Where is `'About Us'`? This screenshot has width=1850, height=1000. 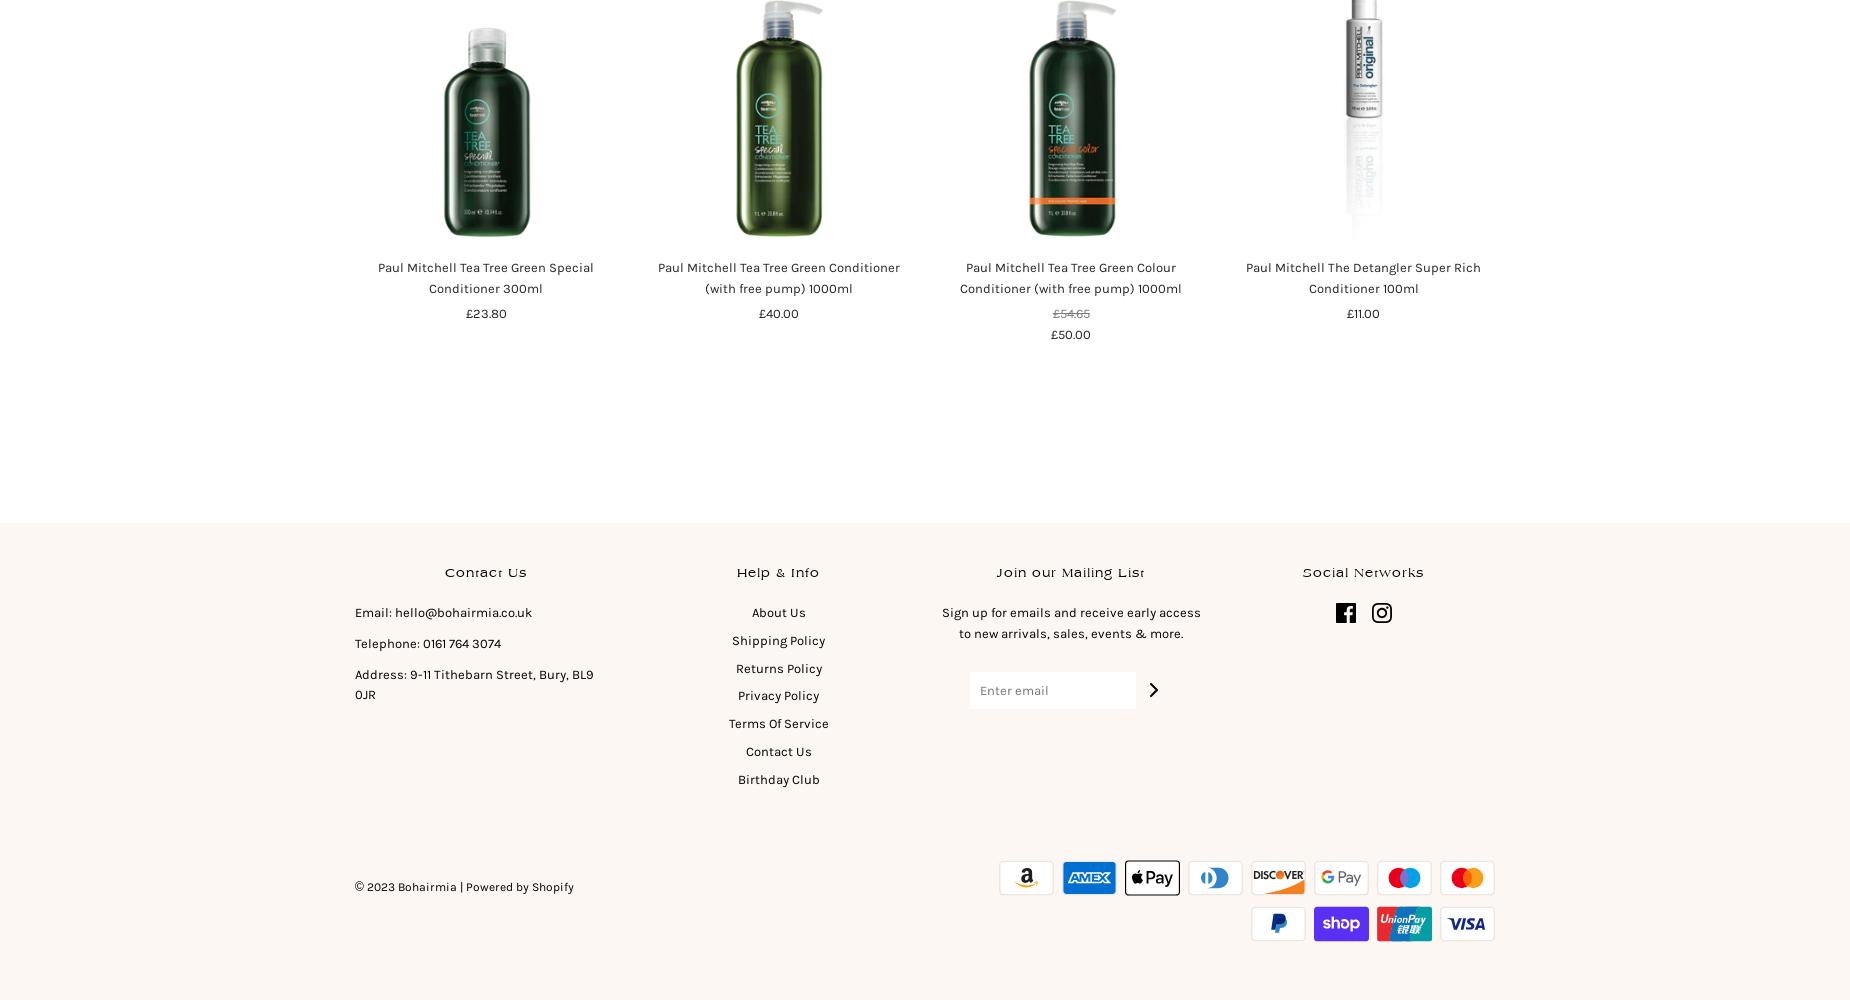
'About Us' is located at coordinates (750, 611).